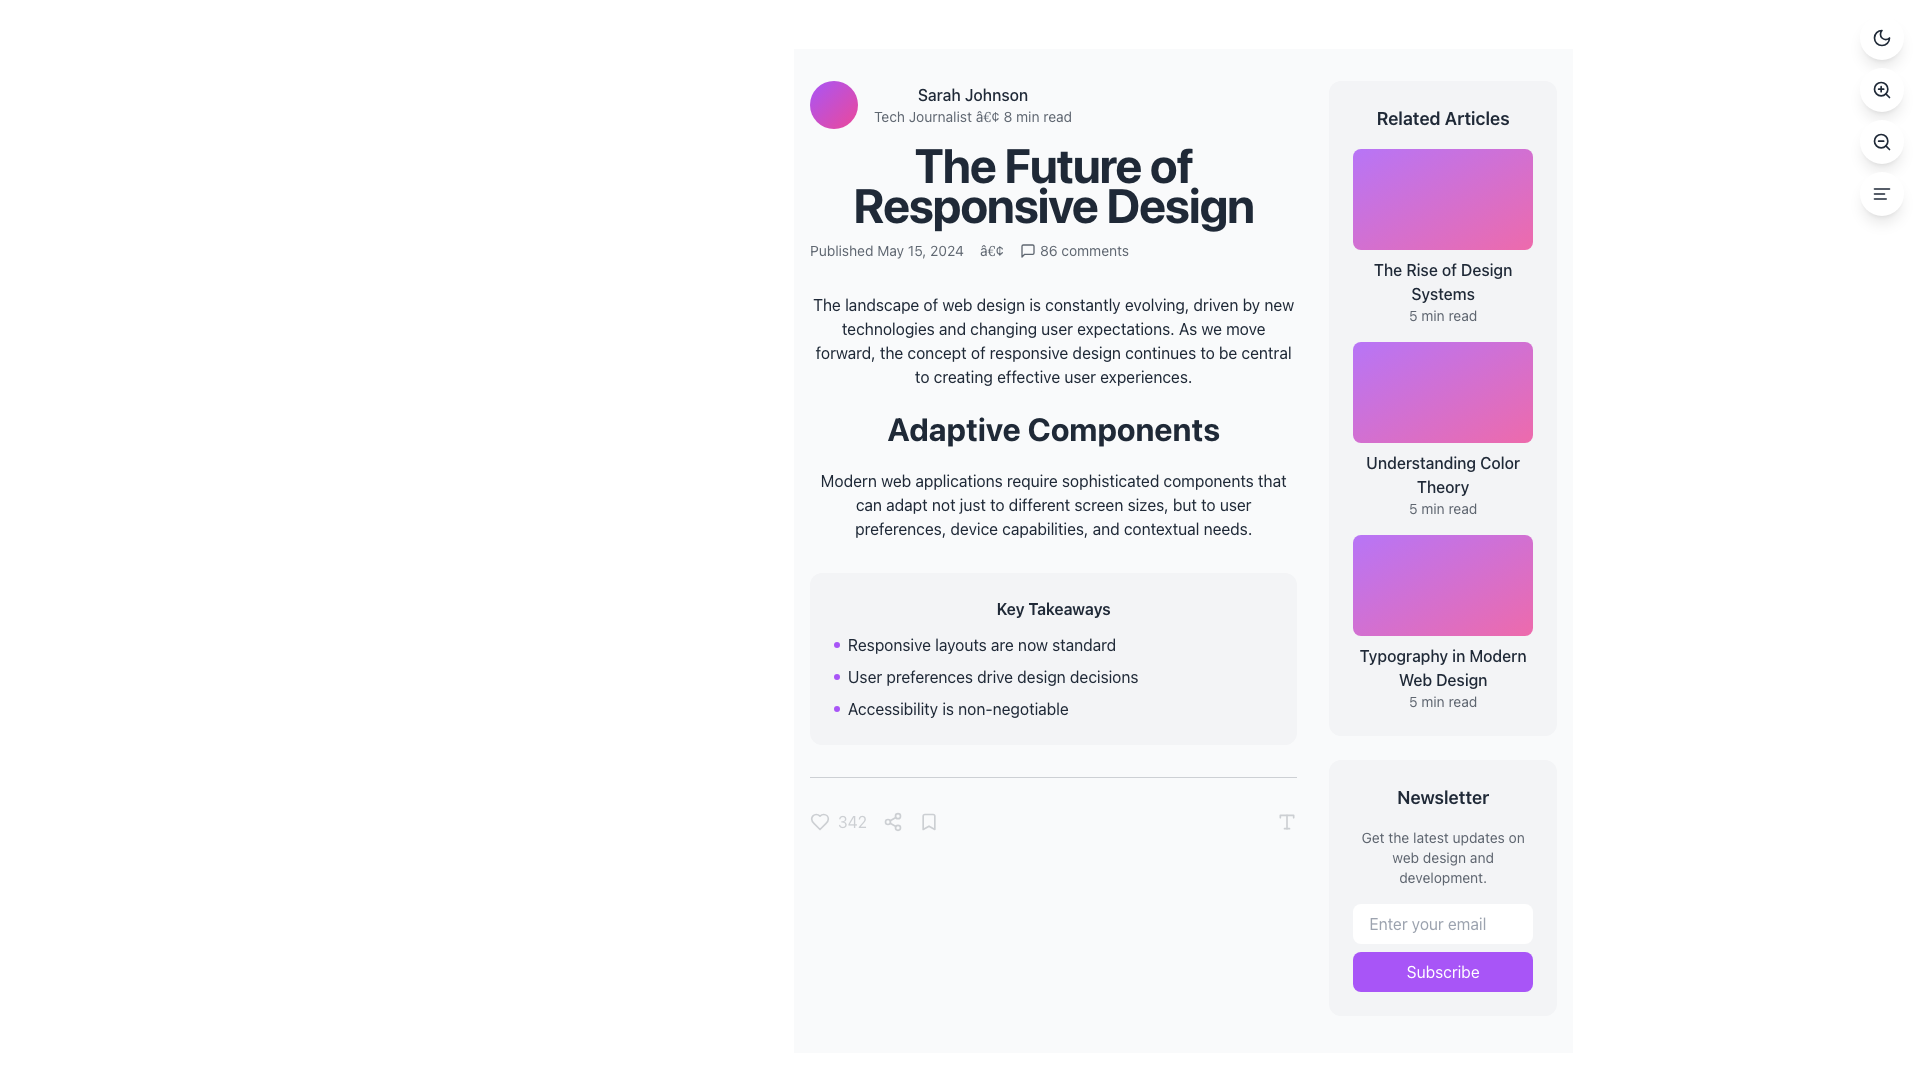 The image size is (1920, 1080). What do you see at coordinates (1052, 504) in the screenshot?
I see `static text element providing descriptive information about adaptive components, located below the heading 'Adaptive Components' and above 'Key Takeaways'` at bounding box center [1052, 504].